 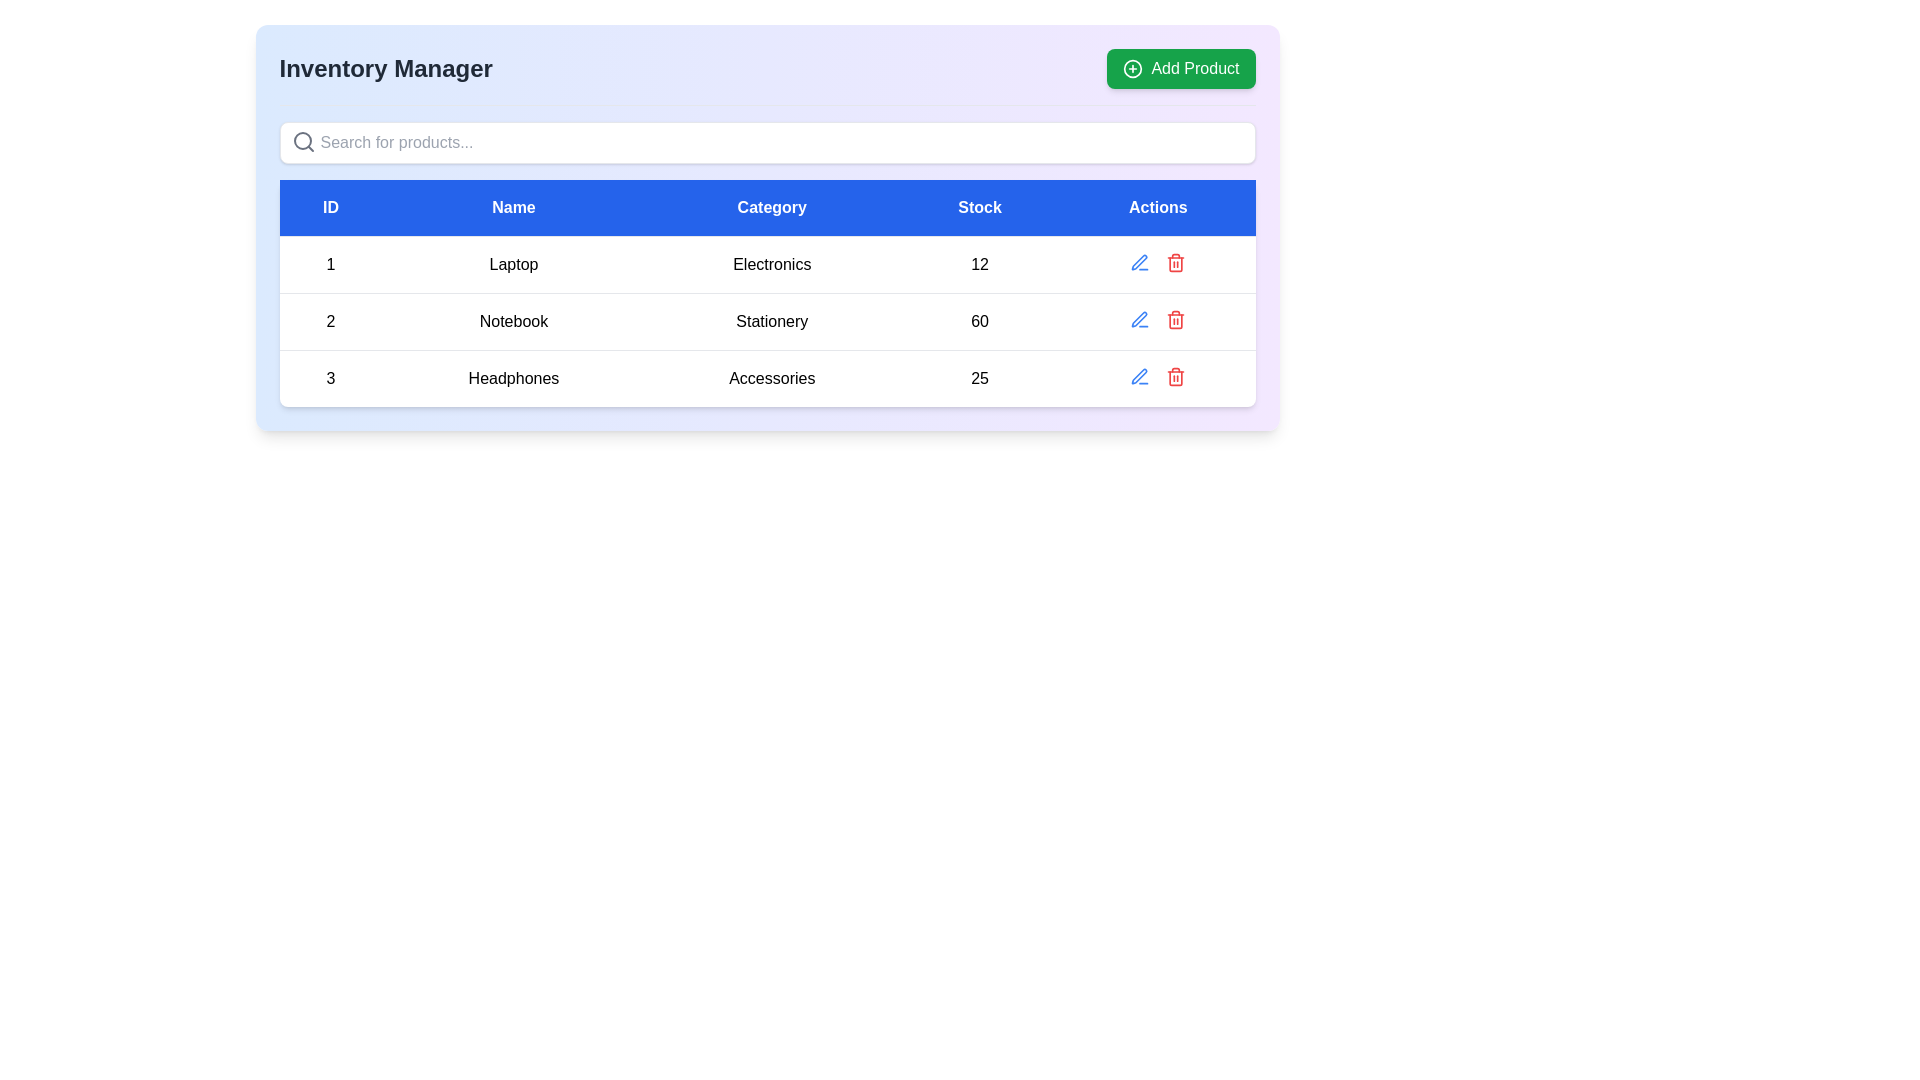 I want to click on the delete icon button for the product 'Laptop' to trigger a visual state change, so click(x=1176, y=261).